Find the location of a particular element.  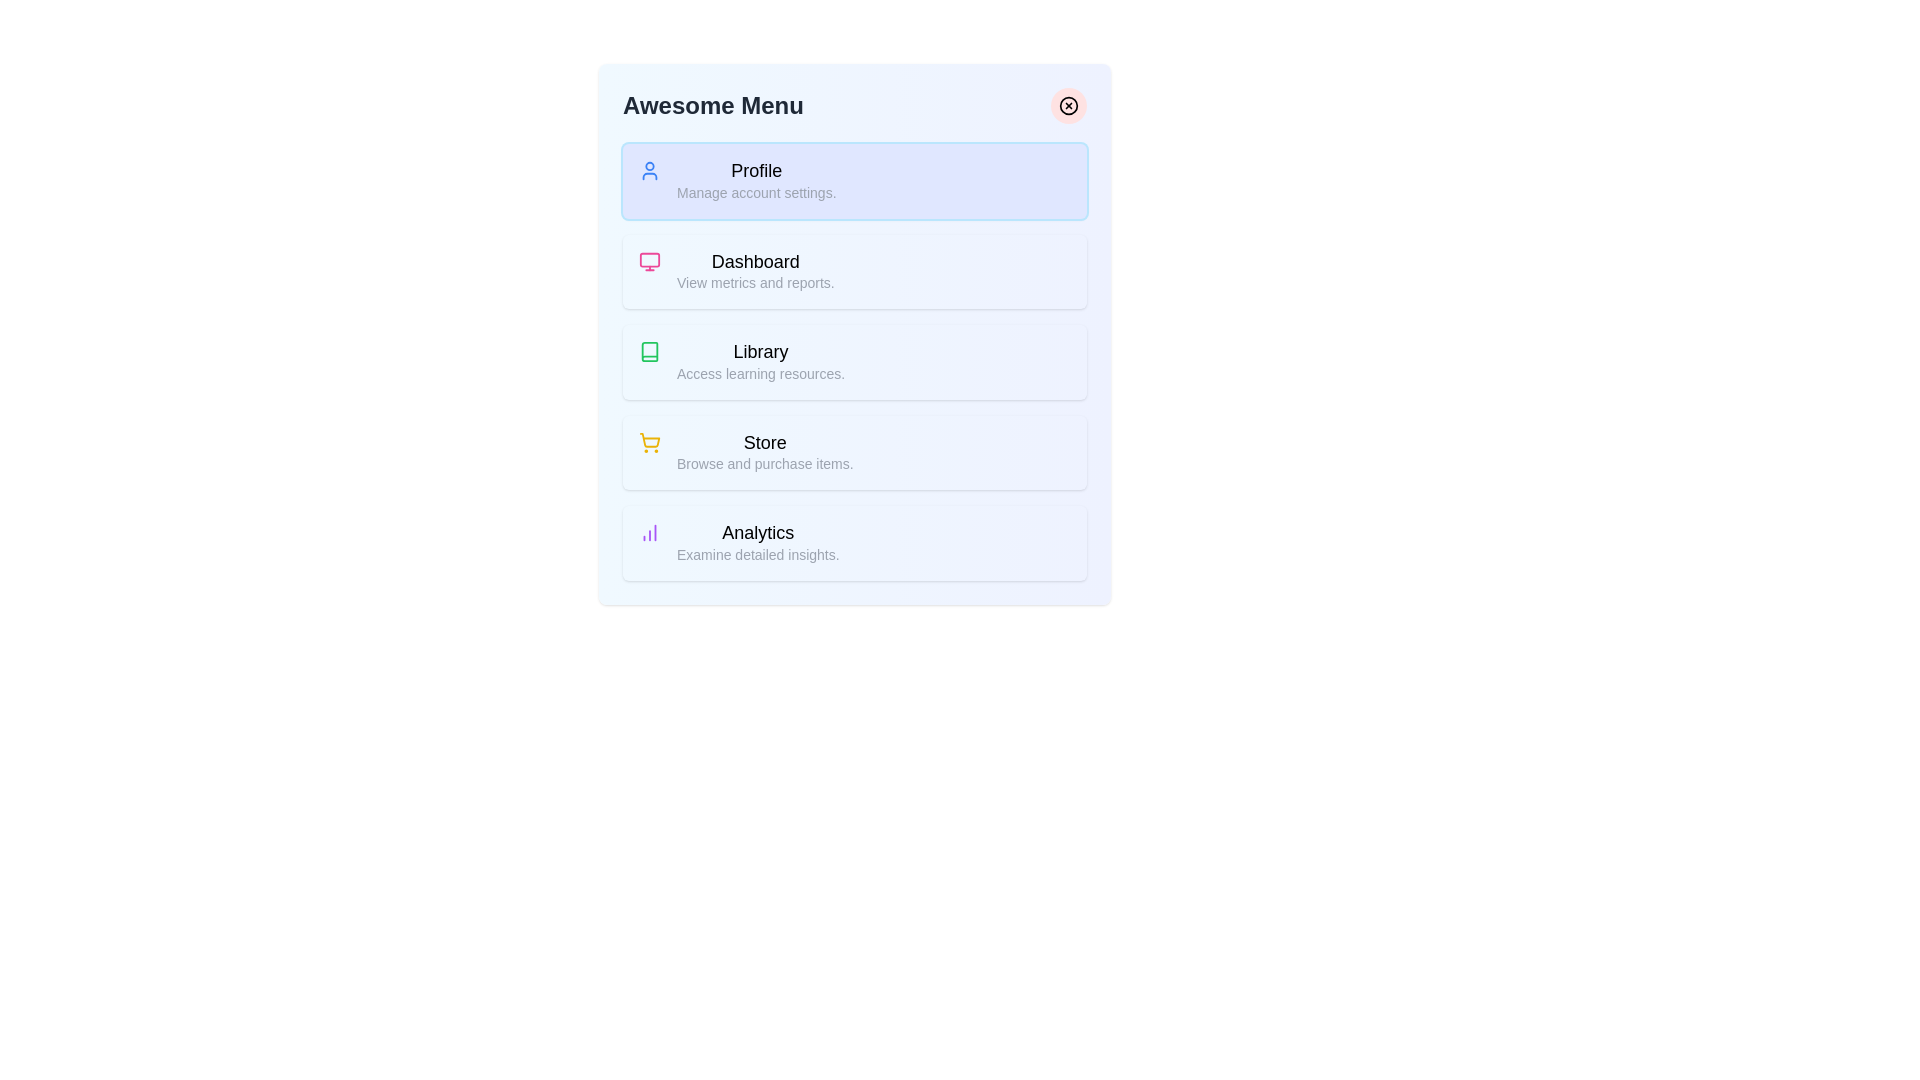

the menu item labeled Dashboard to preview its hover state is located at coordinates (854, 271).